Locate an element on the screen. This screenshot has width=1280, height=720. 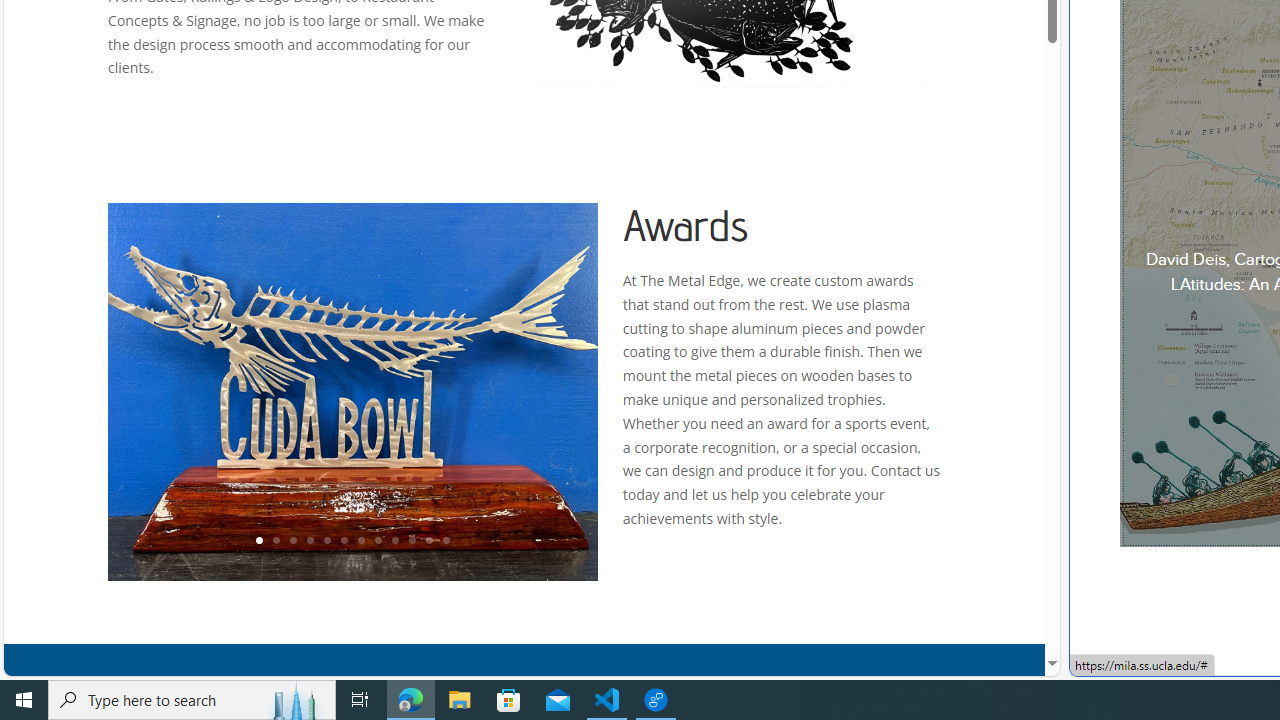
'10' is located at coordinates (411, 541).